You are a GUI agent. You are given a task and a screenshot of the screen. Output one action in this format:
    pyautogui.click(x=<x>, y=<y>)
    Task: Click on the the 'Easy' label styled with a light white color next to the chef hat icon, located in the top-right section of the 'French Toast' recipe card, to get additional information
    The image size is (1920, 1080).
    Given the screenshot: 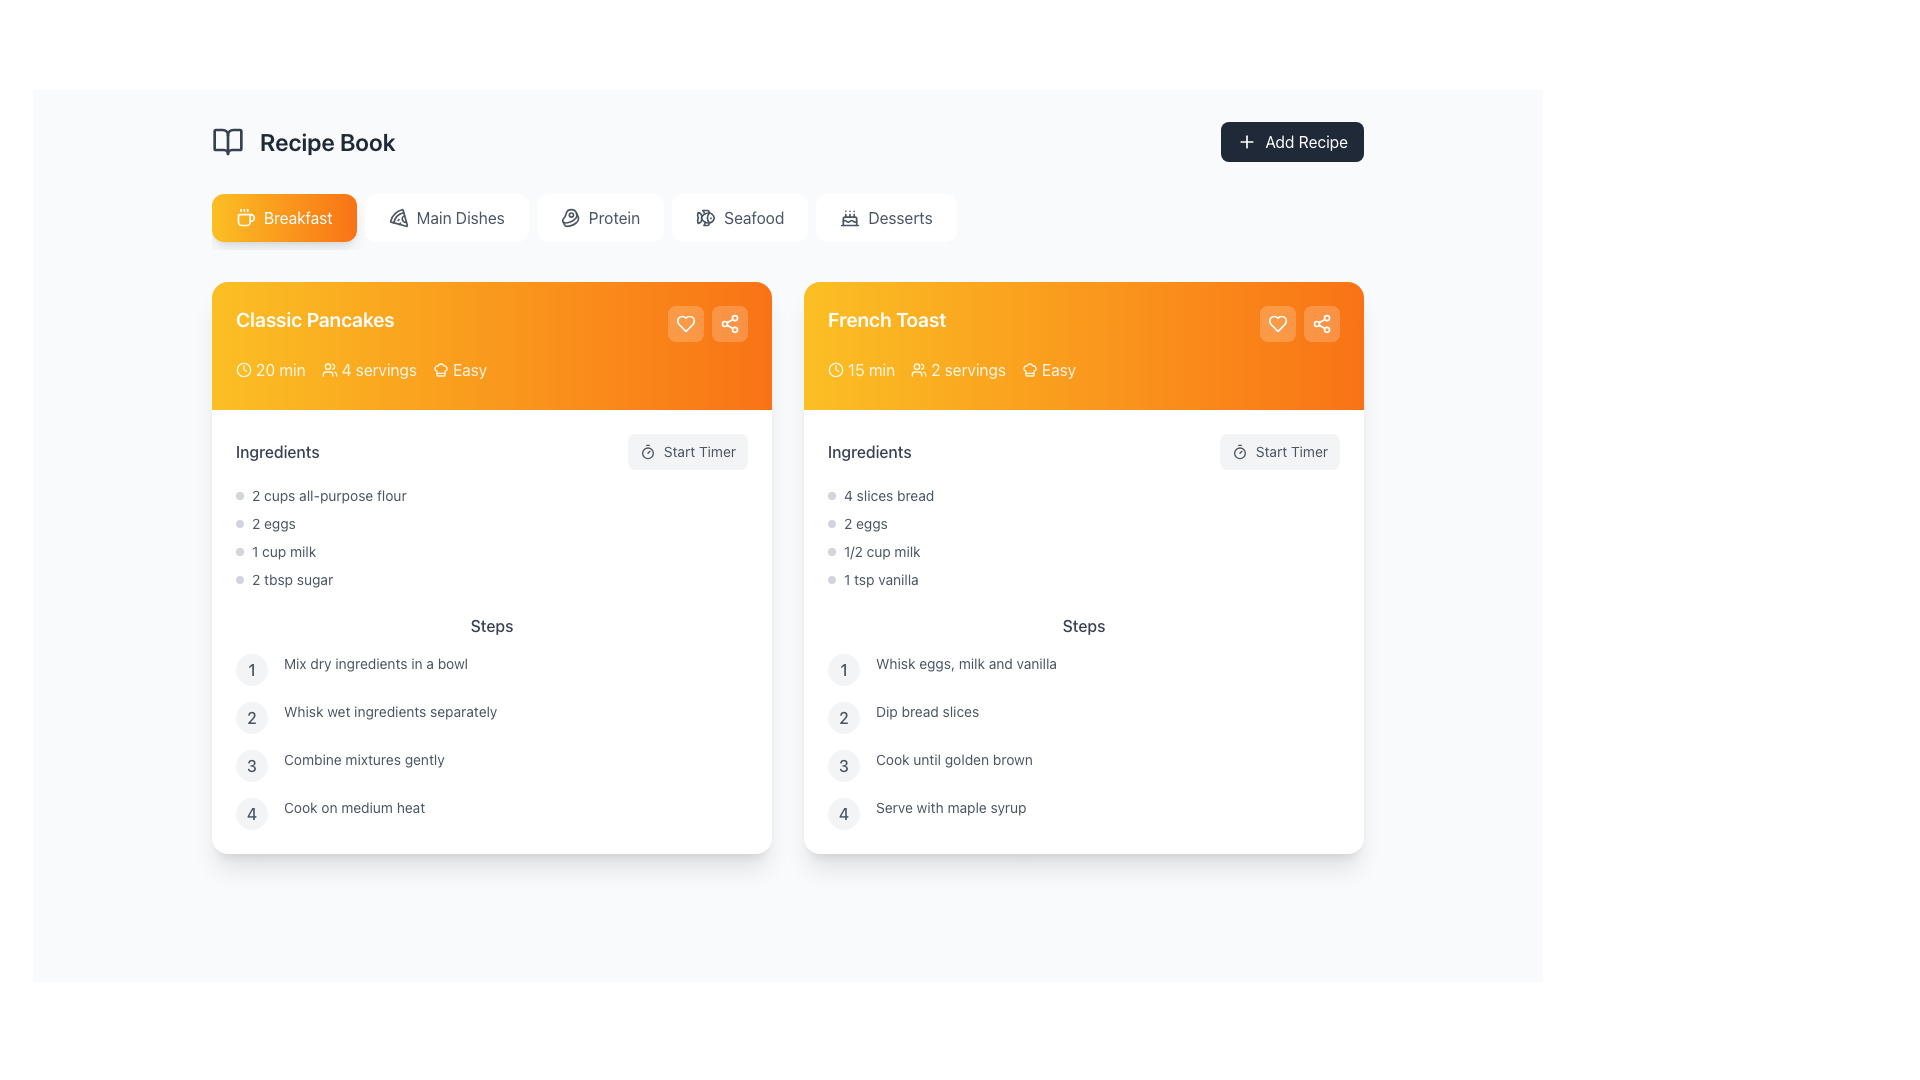 What is the action you would take?
    pyautogui.click(x=1047, y=370)
    